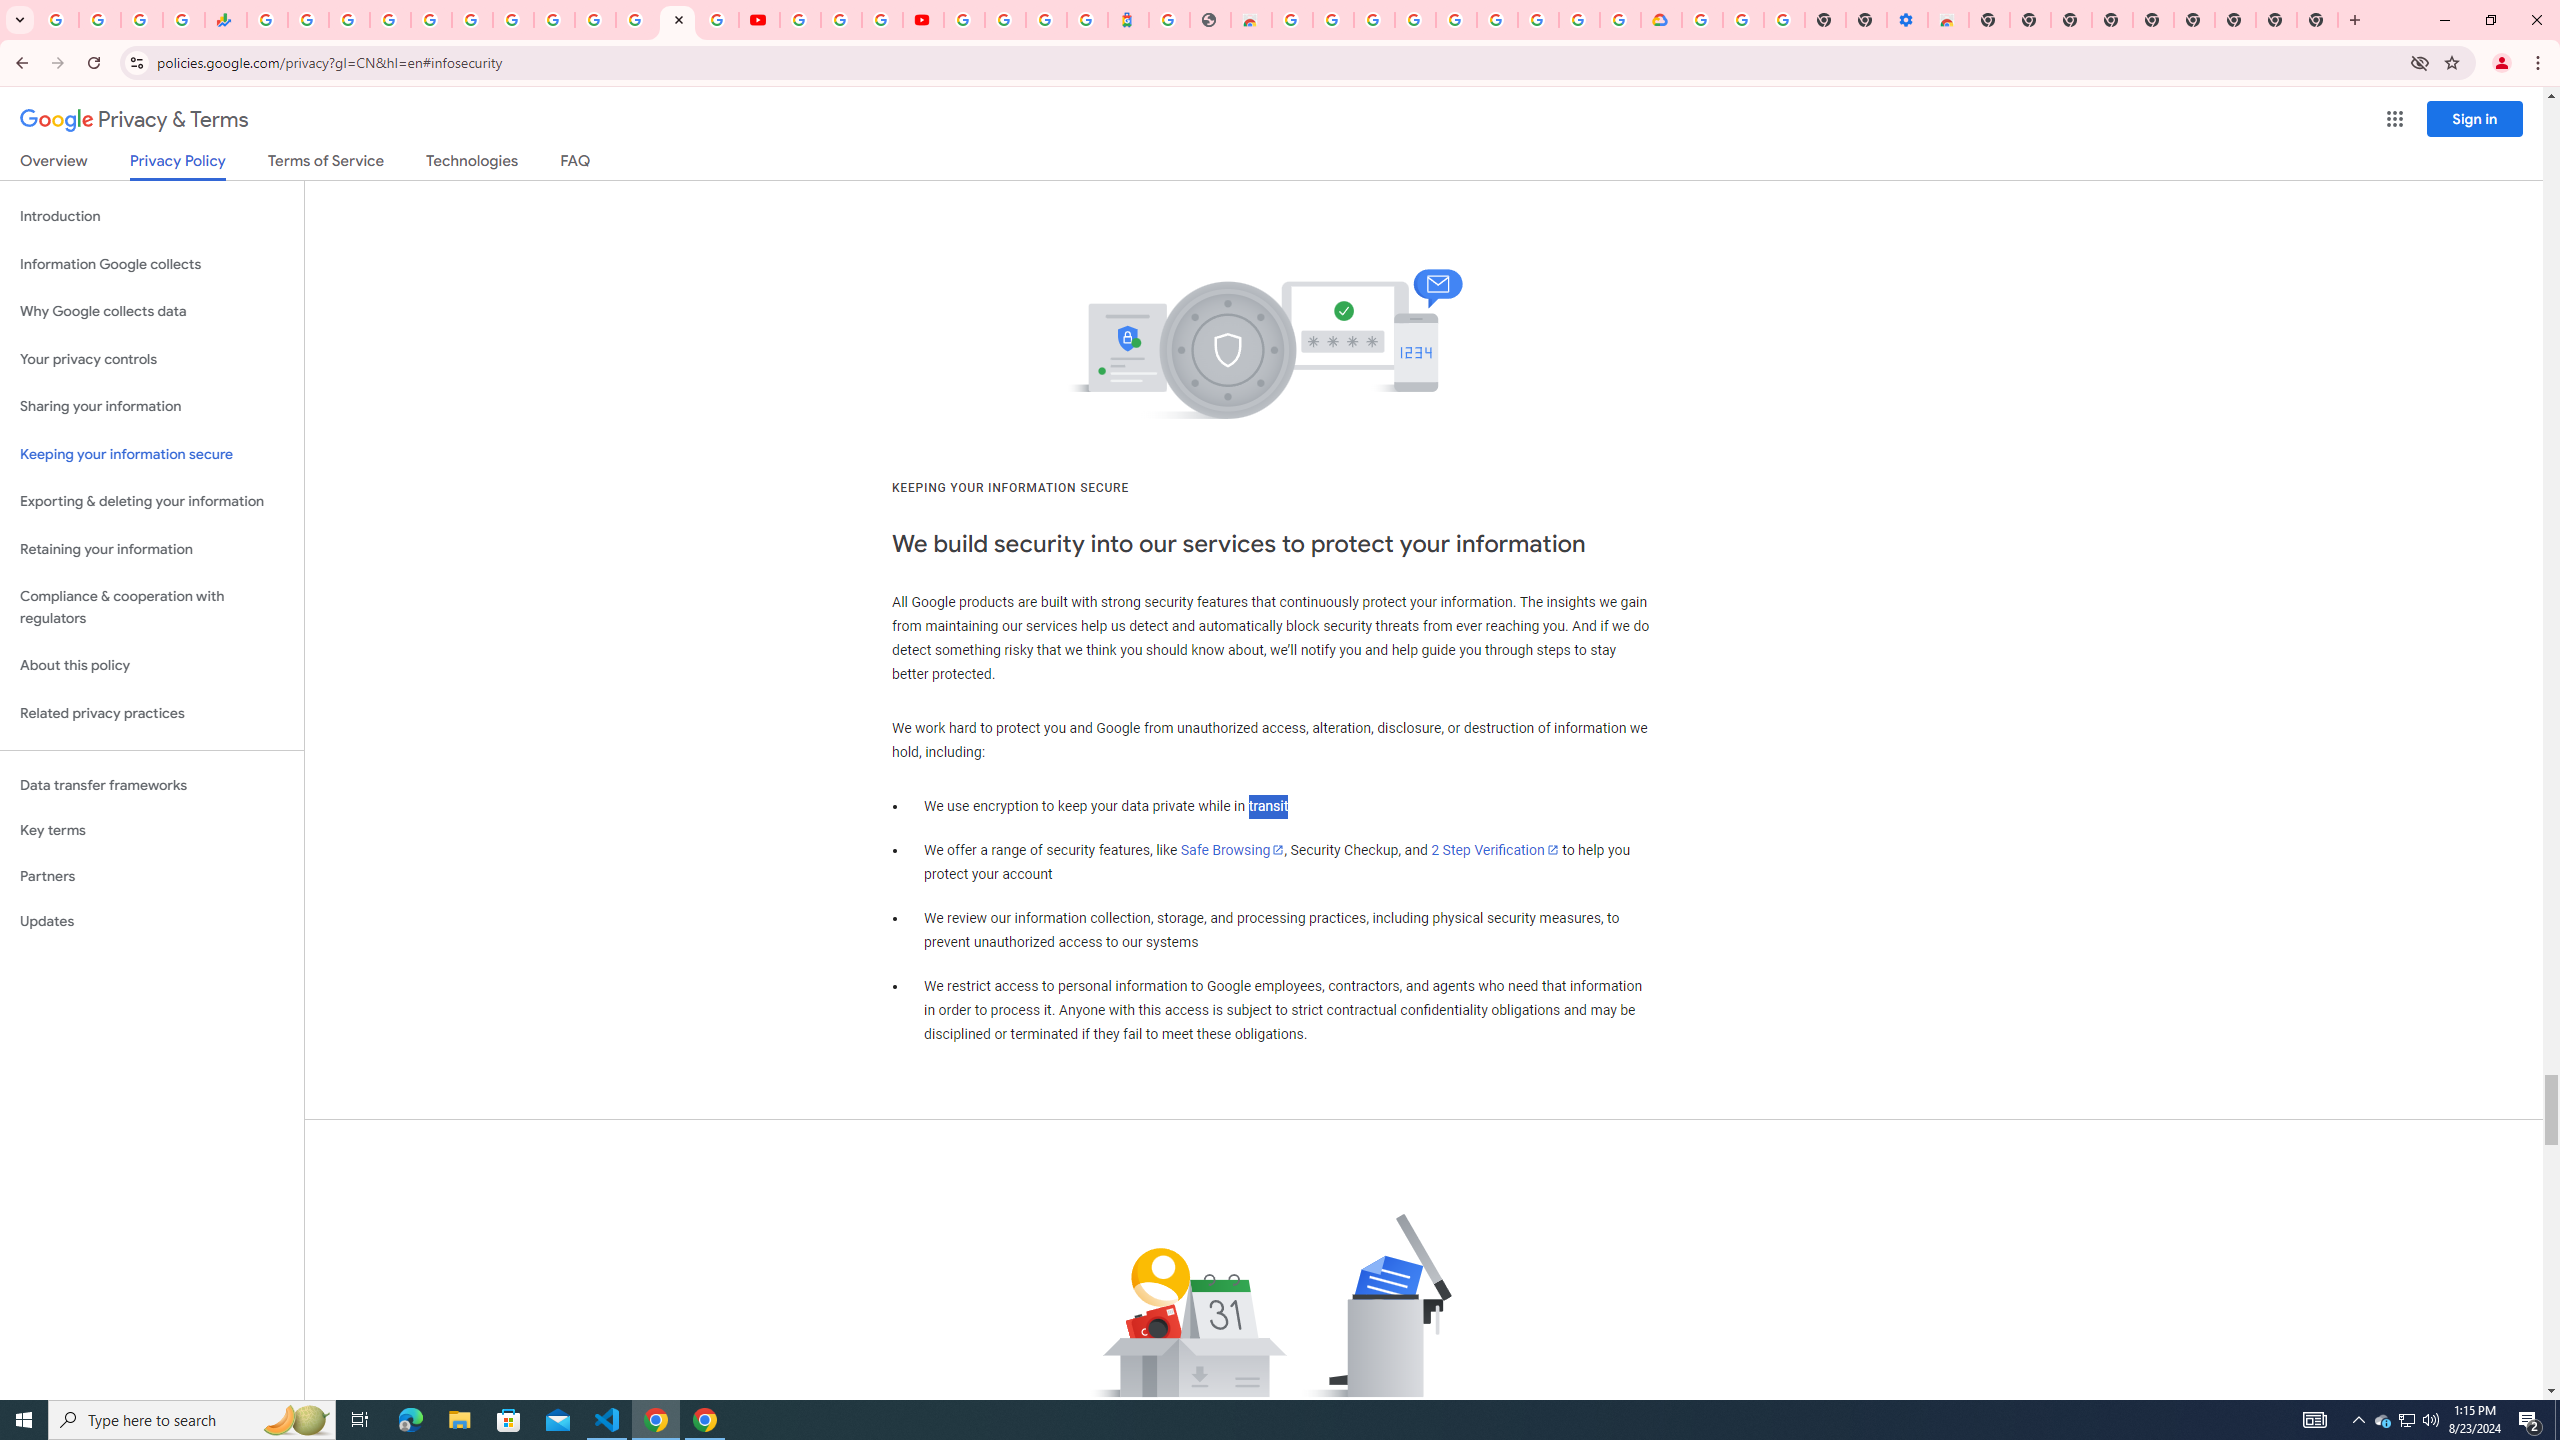 Image resolution: width=2560 pixels, height=1440 pixels. Describe the element at coordinates (1126, 19) in the screenshot. I see `'Atour Hotel - Google hotels'` at that location.